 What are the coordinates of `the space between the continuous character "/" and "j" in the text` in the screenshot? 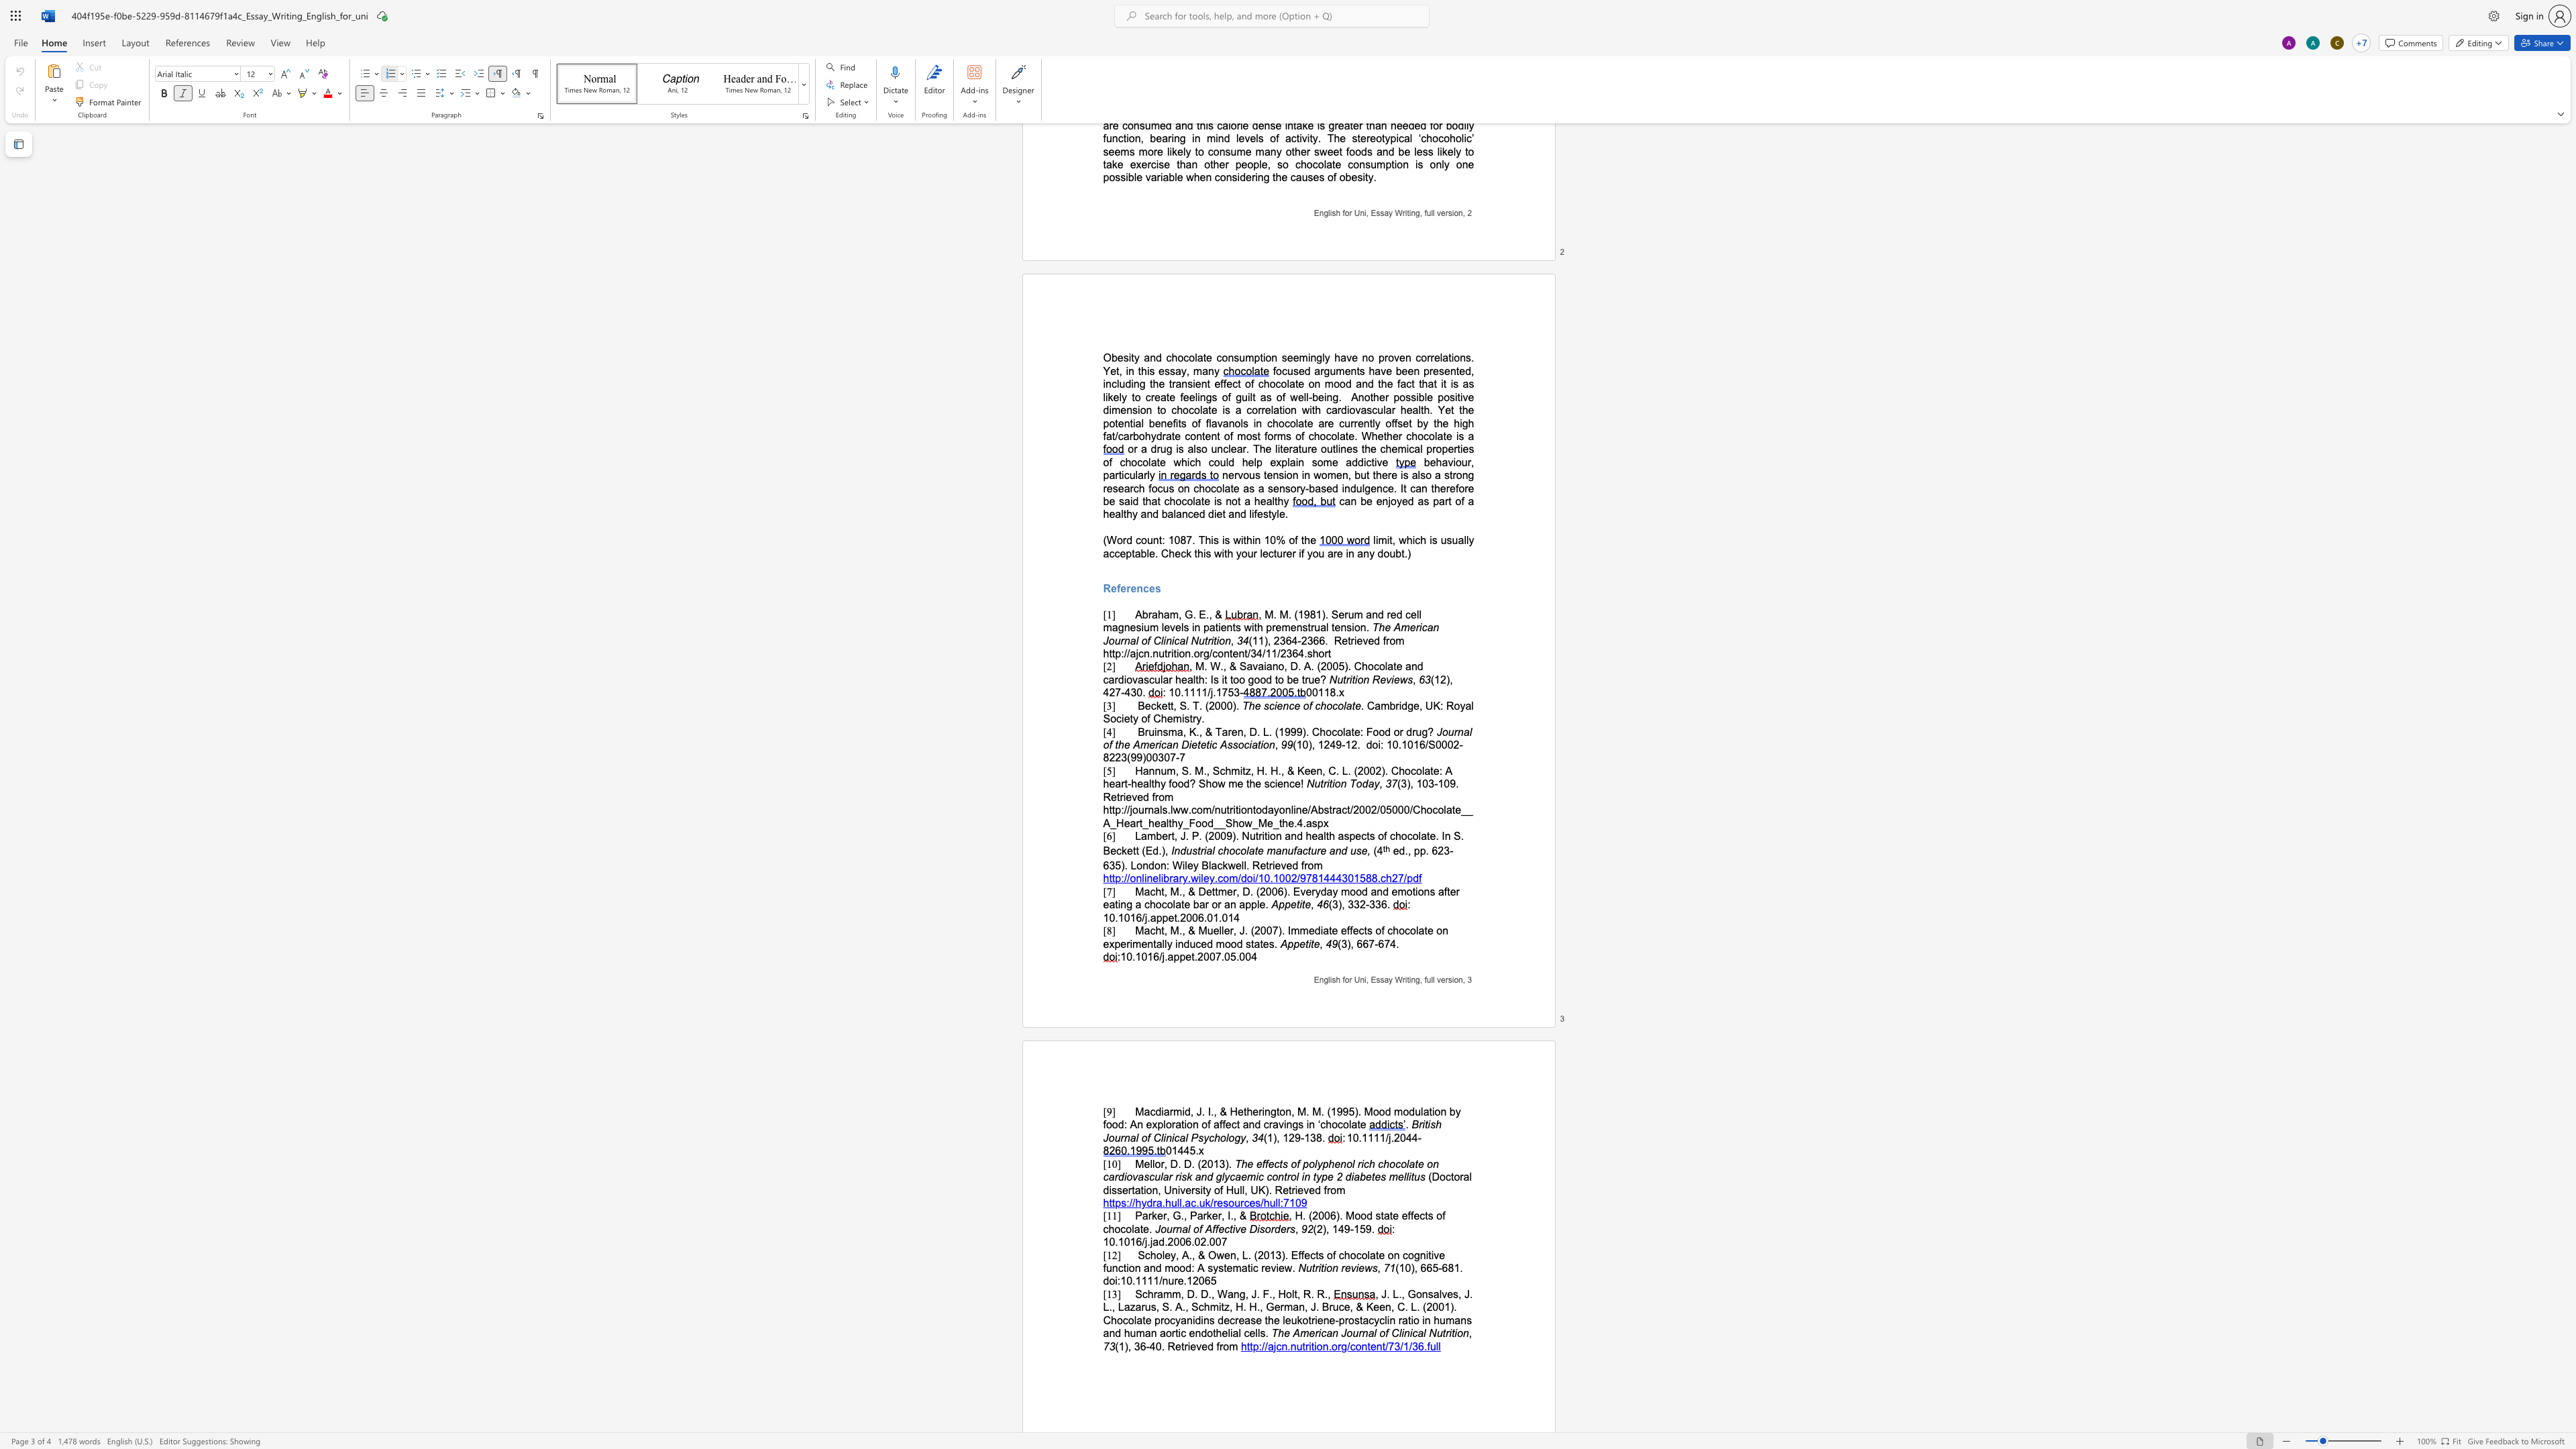 It's located at (1144, 1240).